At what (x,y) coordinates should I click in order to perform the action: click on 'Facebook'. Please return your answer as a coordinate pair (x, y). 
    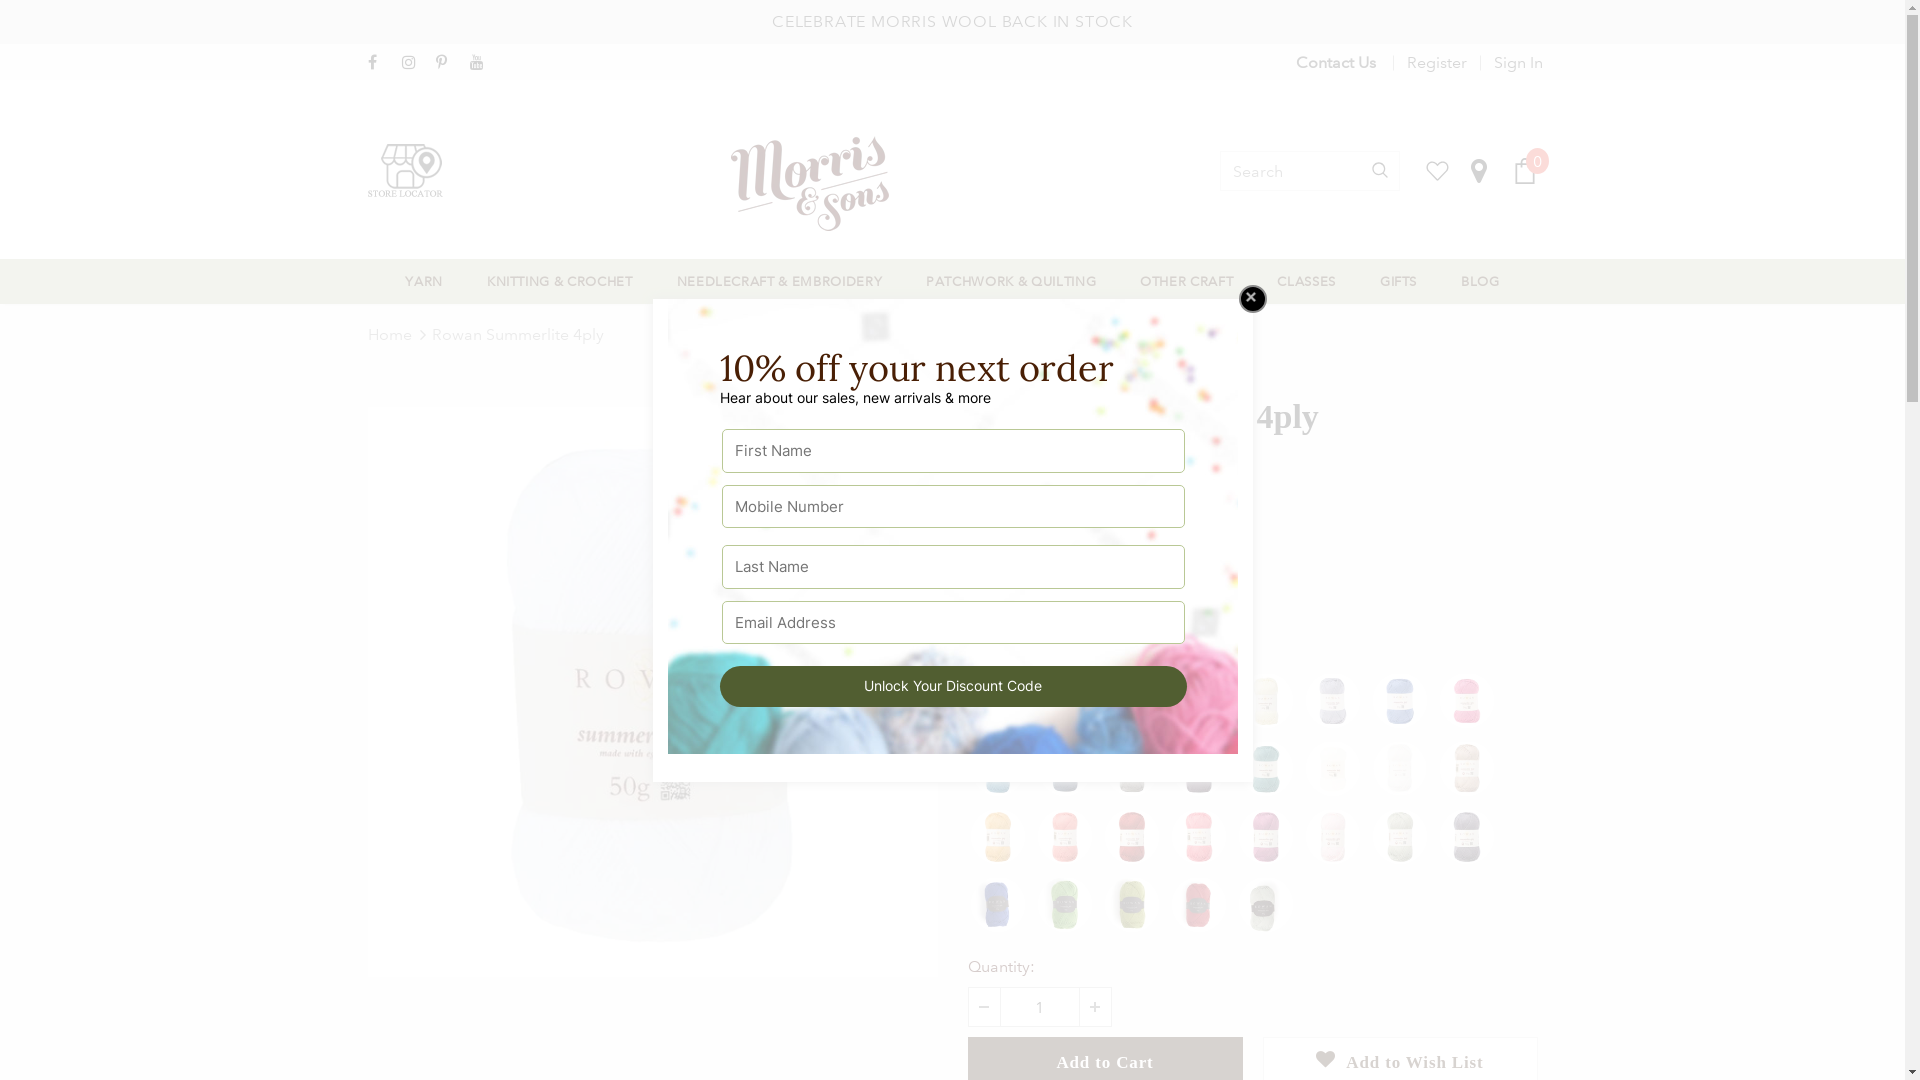
    Looking at the image, I should click on (380, 62).